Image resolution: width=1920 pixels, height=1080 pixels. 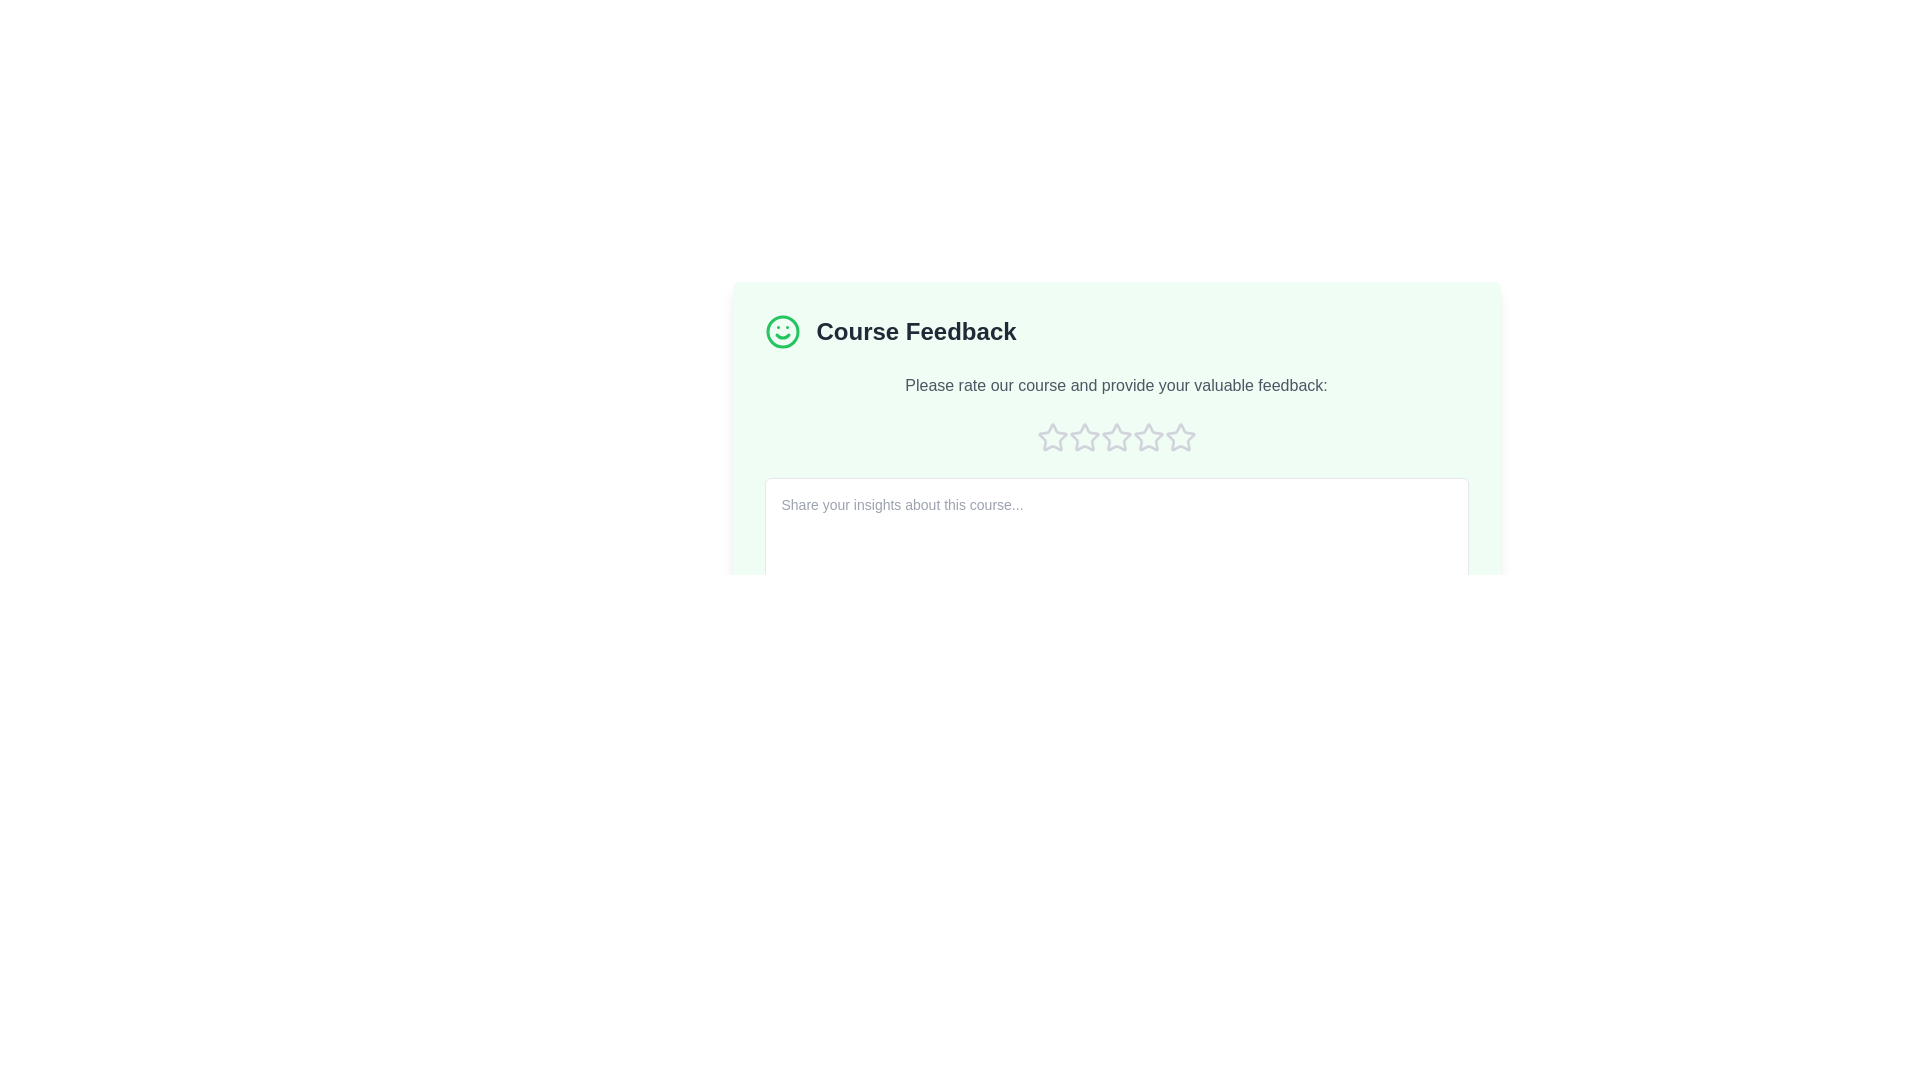 I want to click on the circular green outline icon with a smiley face inside it, positioned to the far left within the 'Course Feedback' header, so click(x=781, y=330).